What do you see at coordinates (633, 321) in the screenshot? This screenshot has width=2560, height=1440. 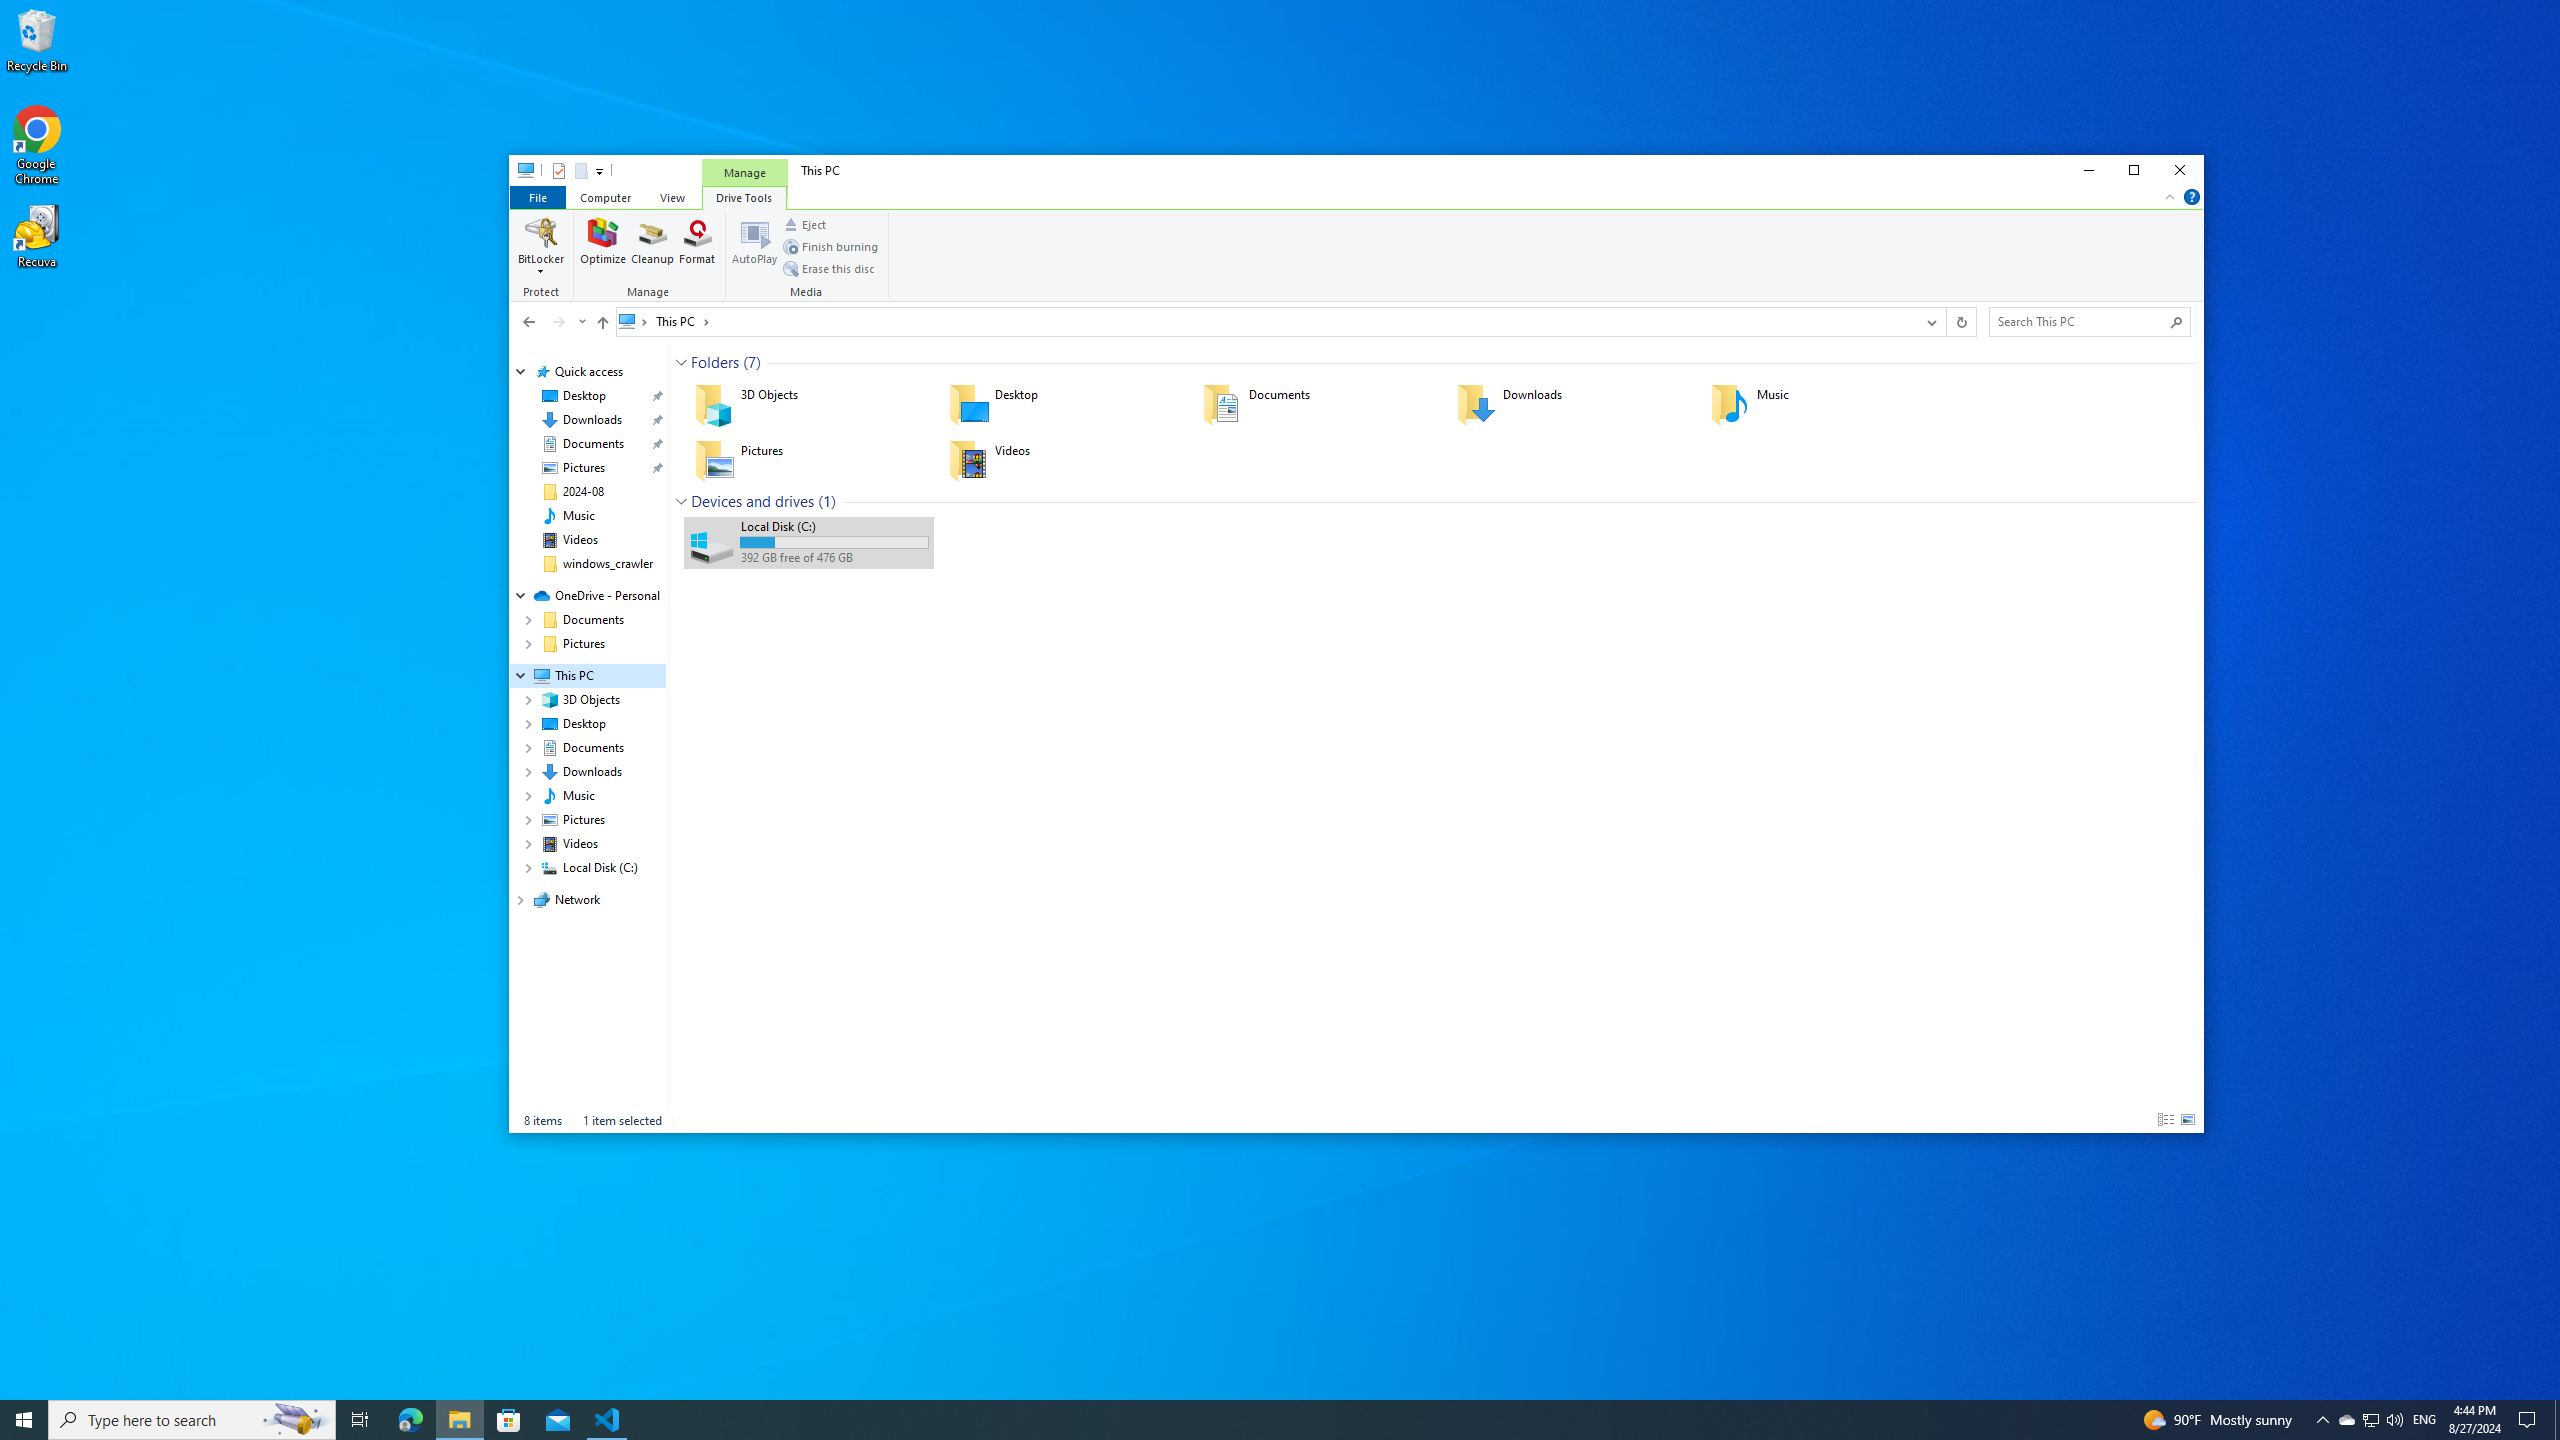 I see `'All locations'` at bounding box center [633, 321].